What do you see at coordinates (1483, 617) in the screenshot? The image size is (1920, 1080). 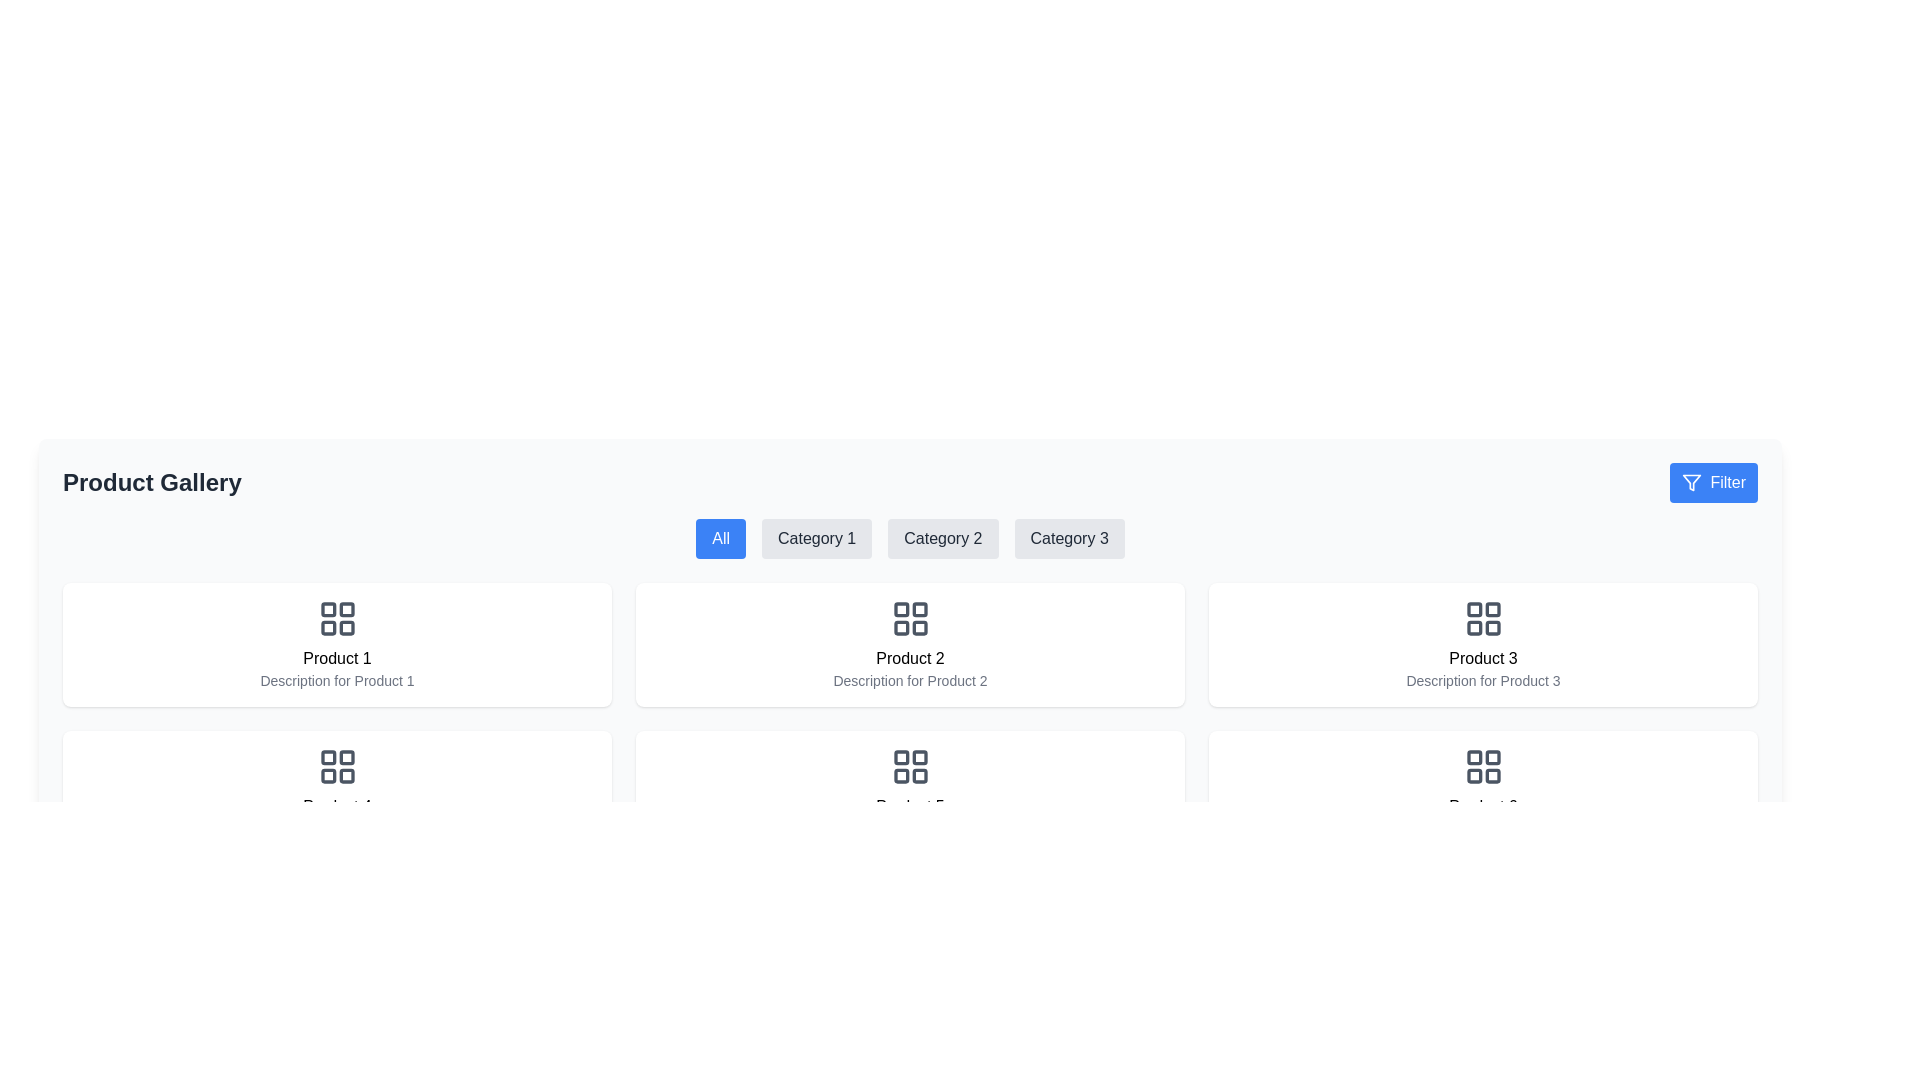 I see `the grid icon at the top center of the 'Product 3' card` at bounding box center [1483, 617].